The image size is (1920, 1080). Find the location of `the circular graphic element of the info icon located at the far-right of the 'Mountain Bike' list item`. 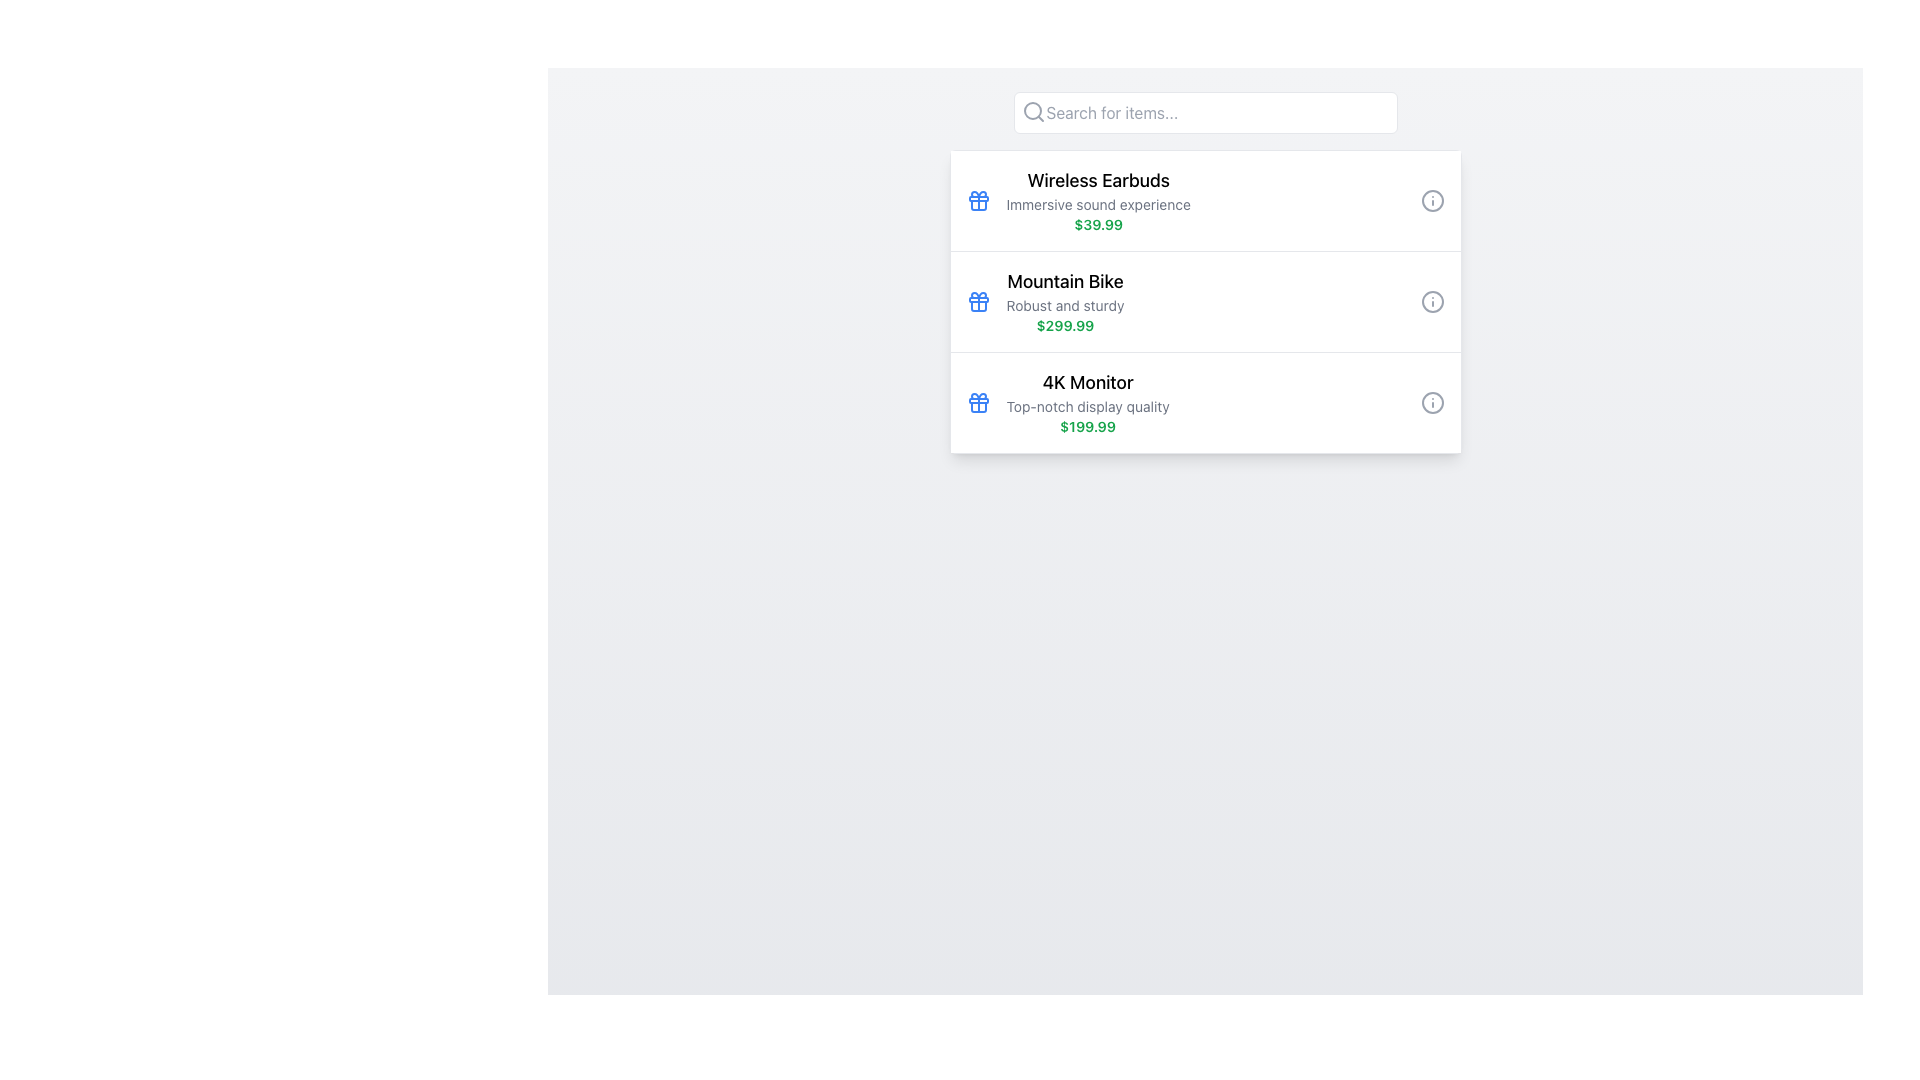

the circular graphic element of the info icon located at the far-right of the 'Mountain Bike' list item is located at coordinates (1431, 301).